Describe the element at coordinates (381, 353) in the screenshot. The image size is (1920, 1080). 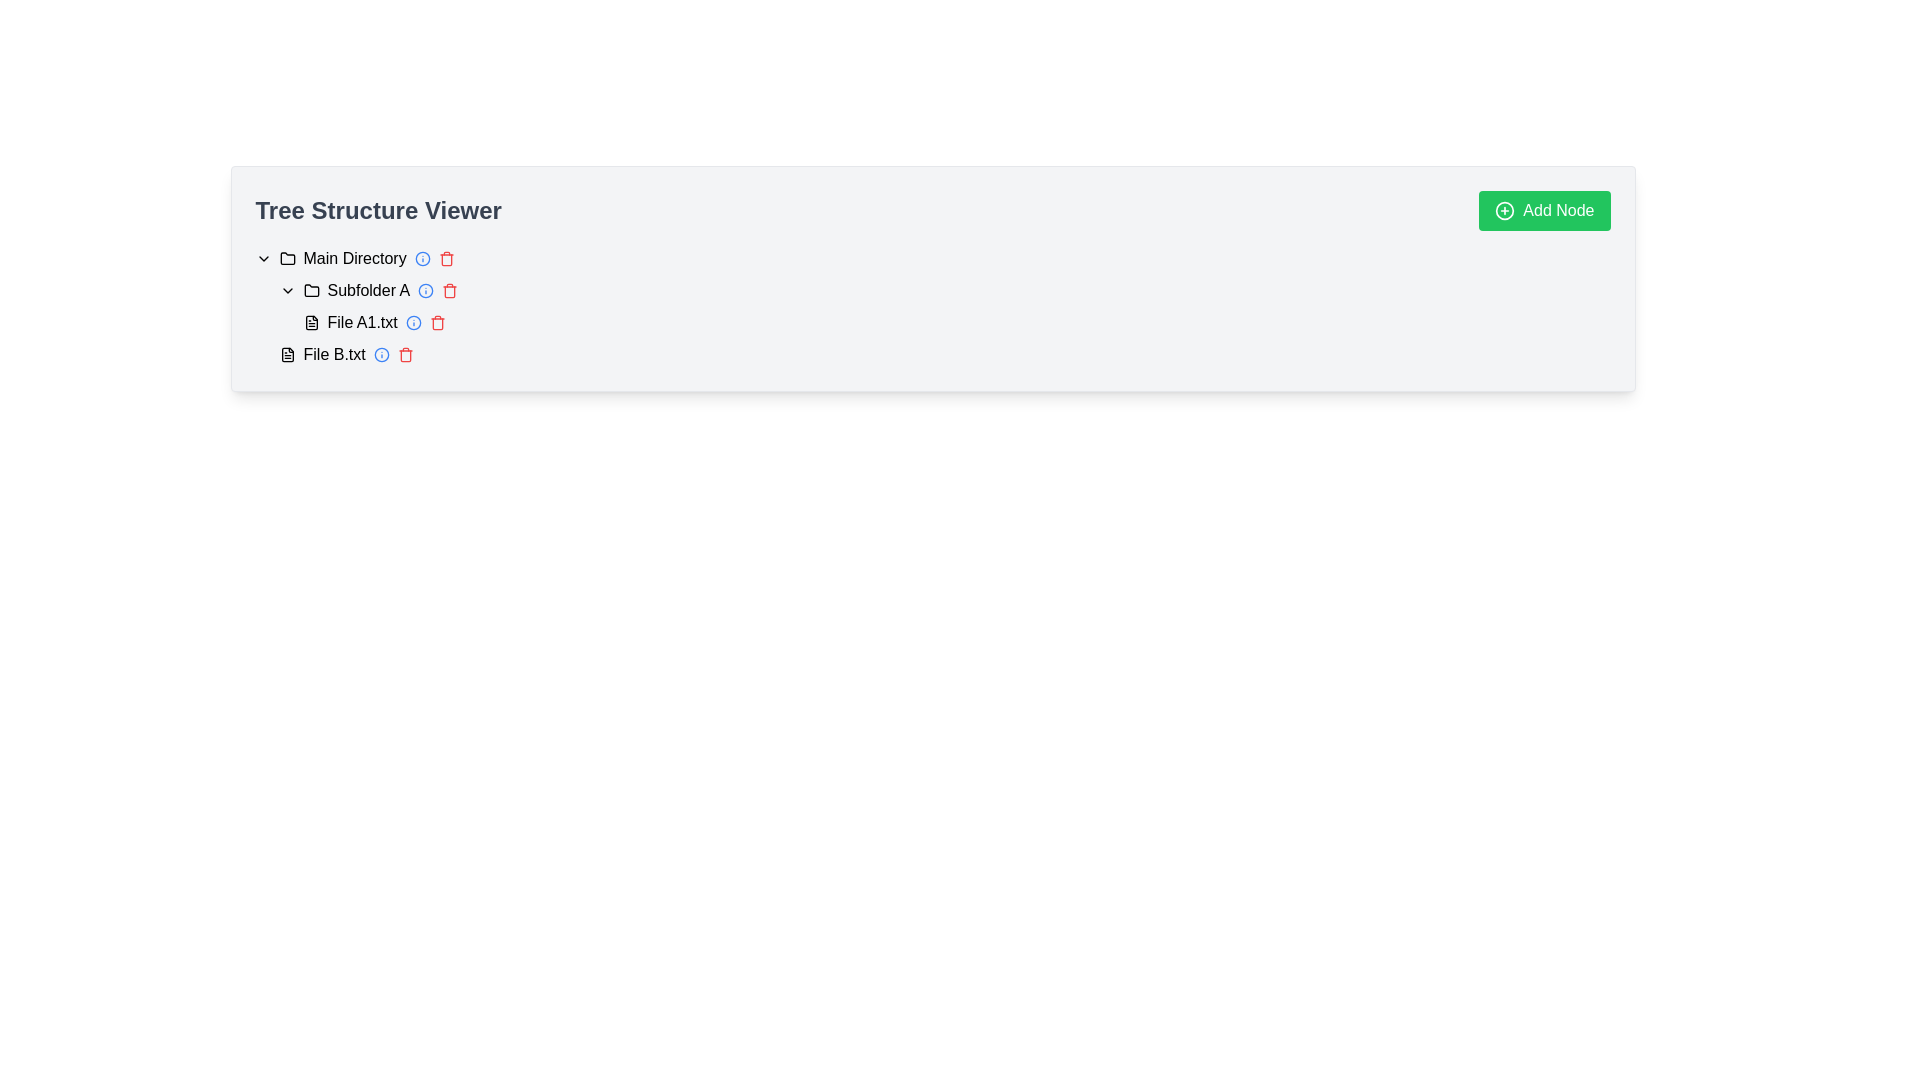
I see `the visual indicator icon adjacent to the directory or file label in the tree structure viewer to interact with nearby items` at that location.